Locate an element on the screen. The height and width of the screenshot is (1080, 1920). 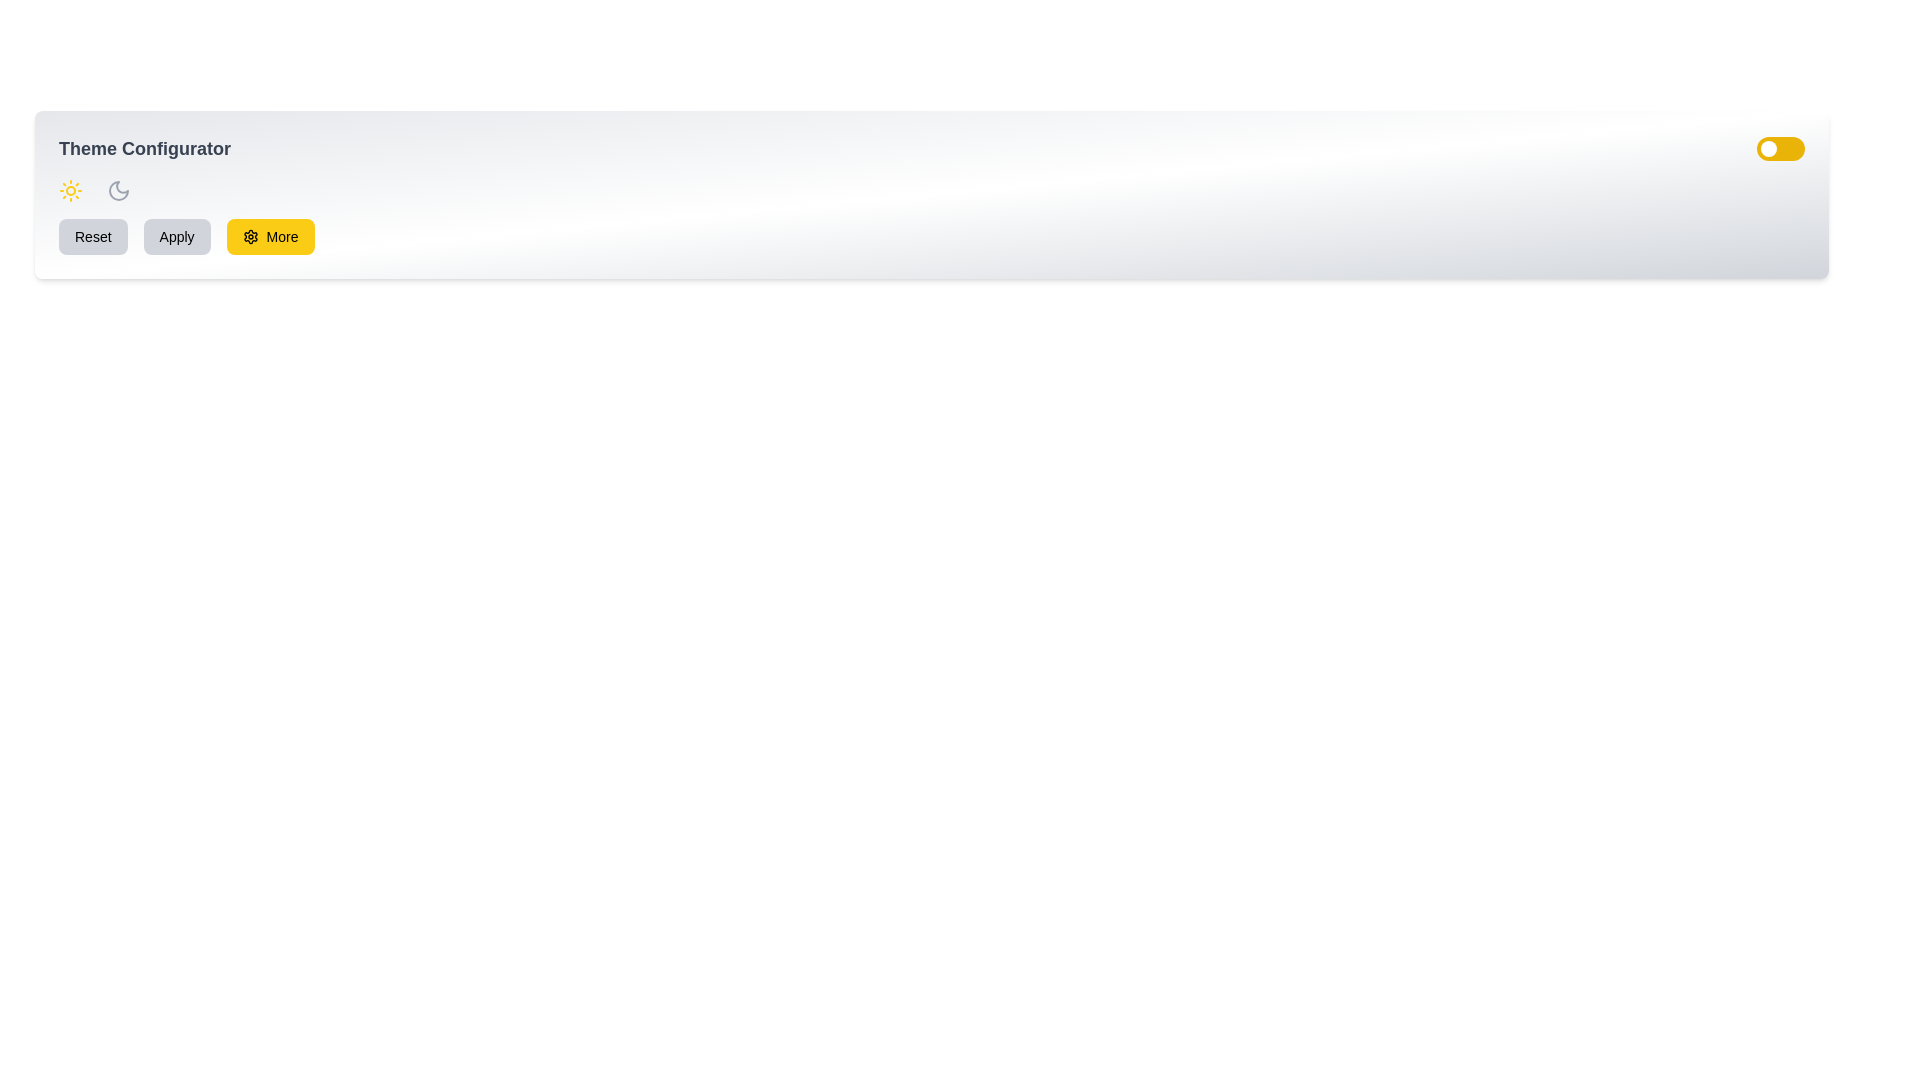
the yellow 'More' button with a gear icon is located at coordinates (269, 235).